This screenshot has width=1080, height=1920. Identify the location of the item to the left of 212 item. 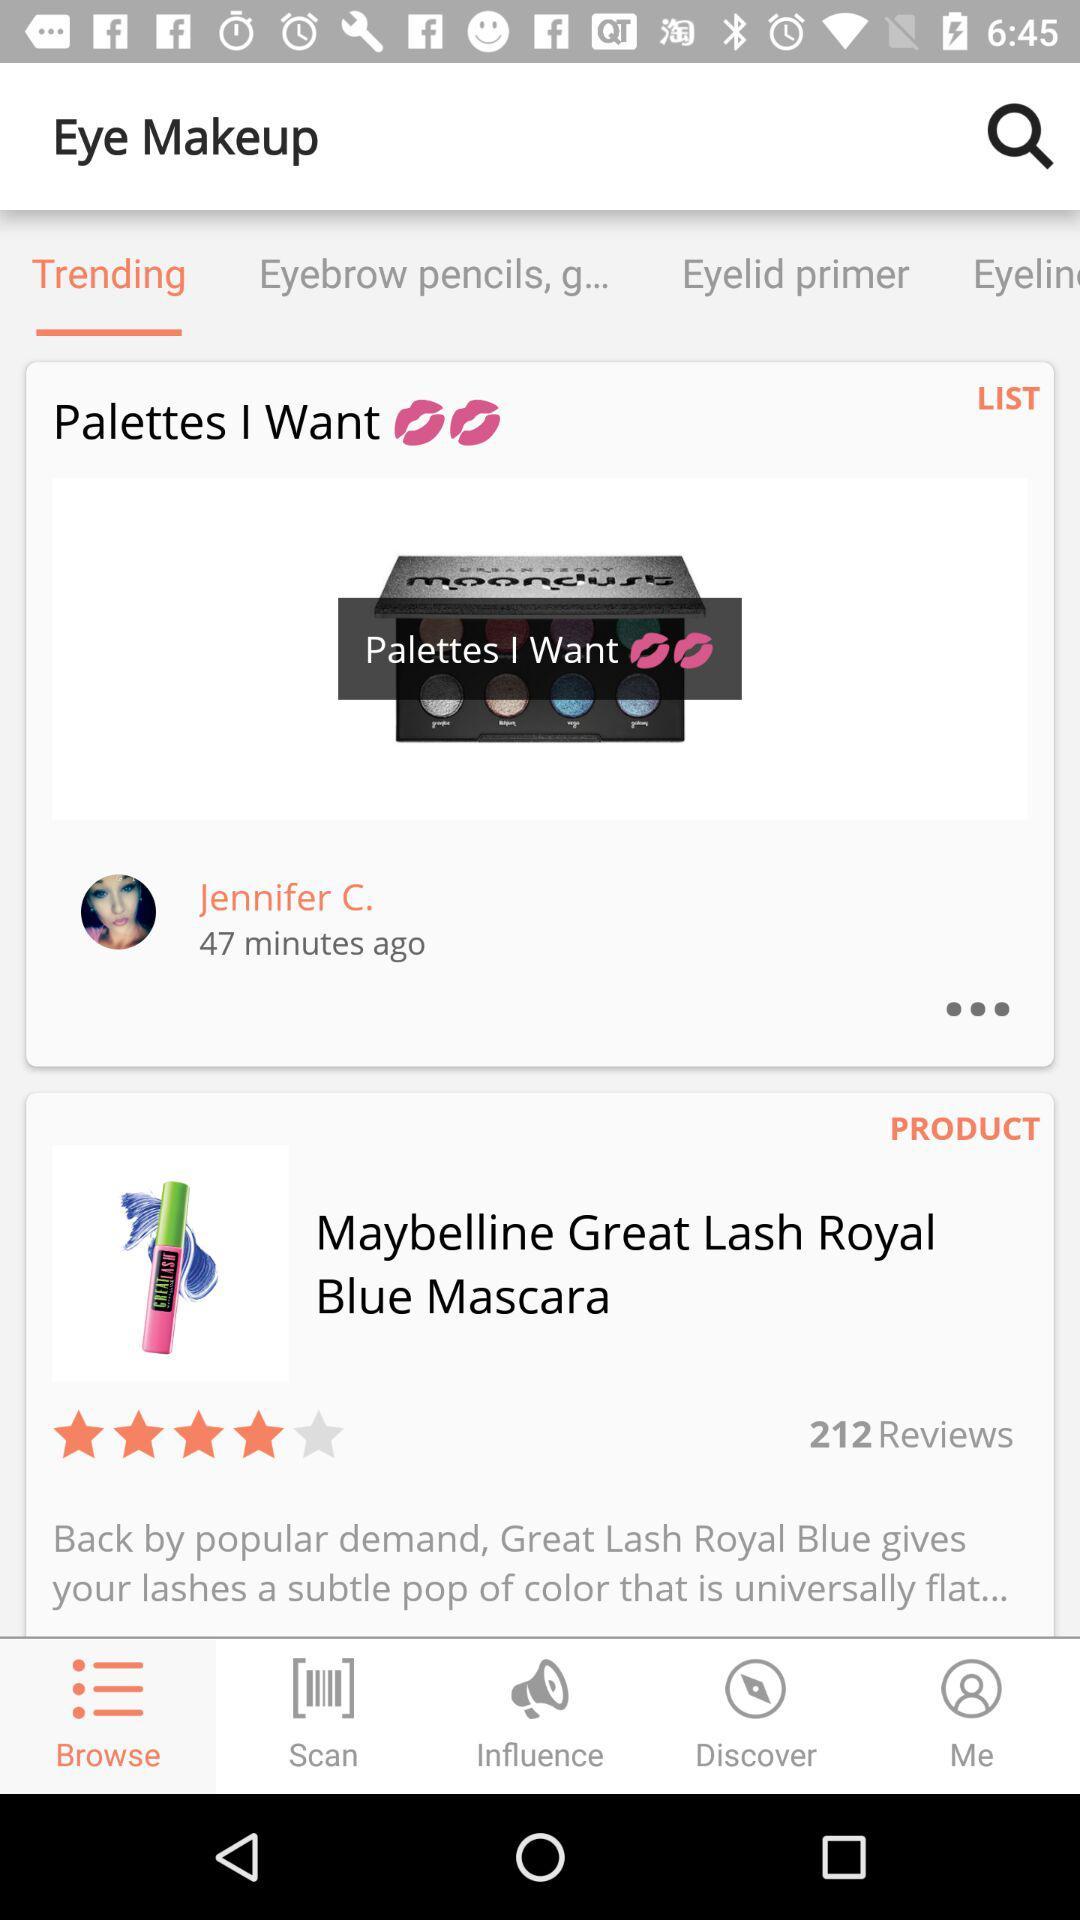
(317, 1433).